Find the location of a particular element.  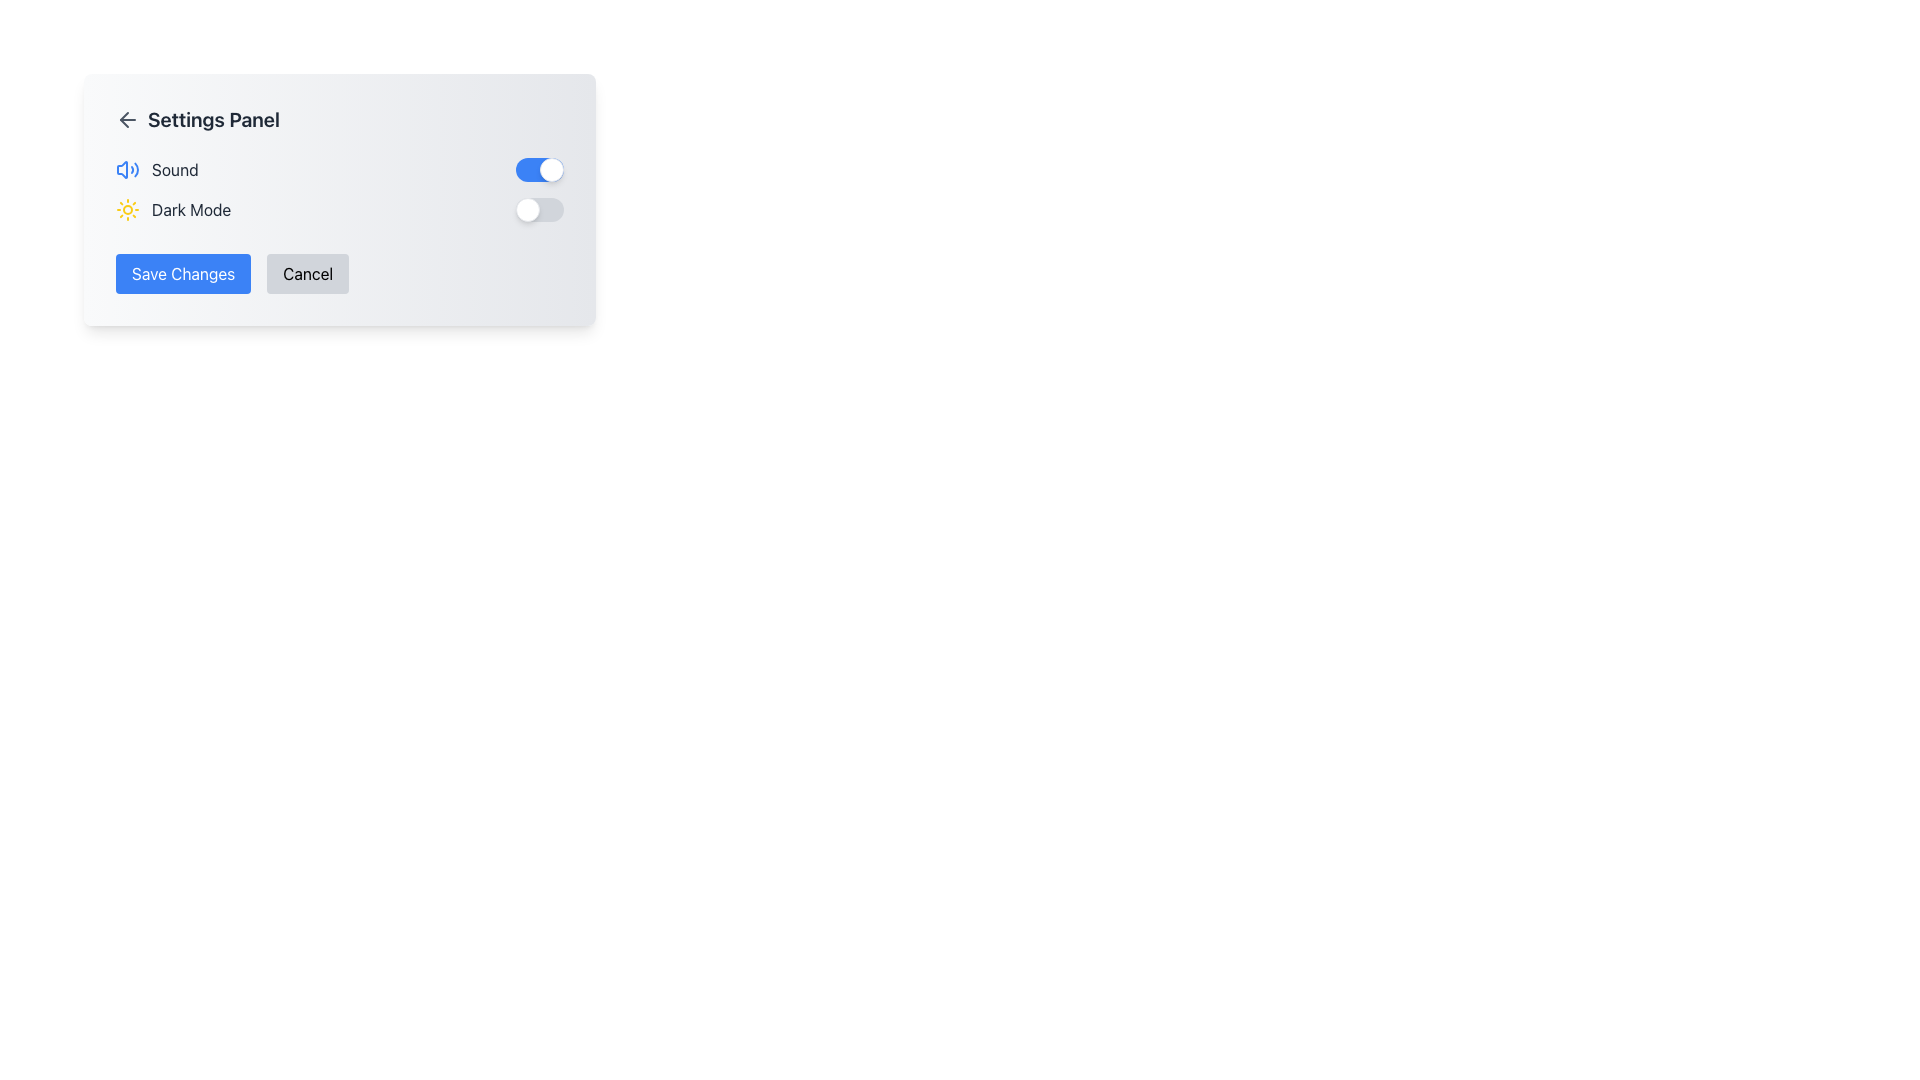

the 'Cancel' button, which is a rectangular button with a light gray background and black text is located at coordinates (306, 273).